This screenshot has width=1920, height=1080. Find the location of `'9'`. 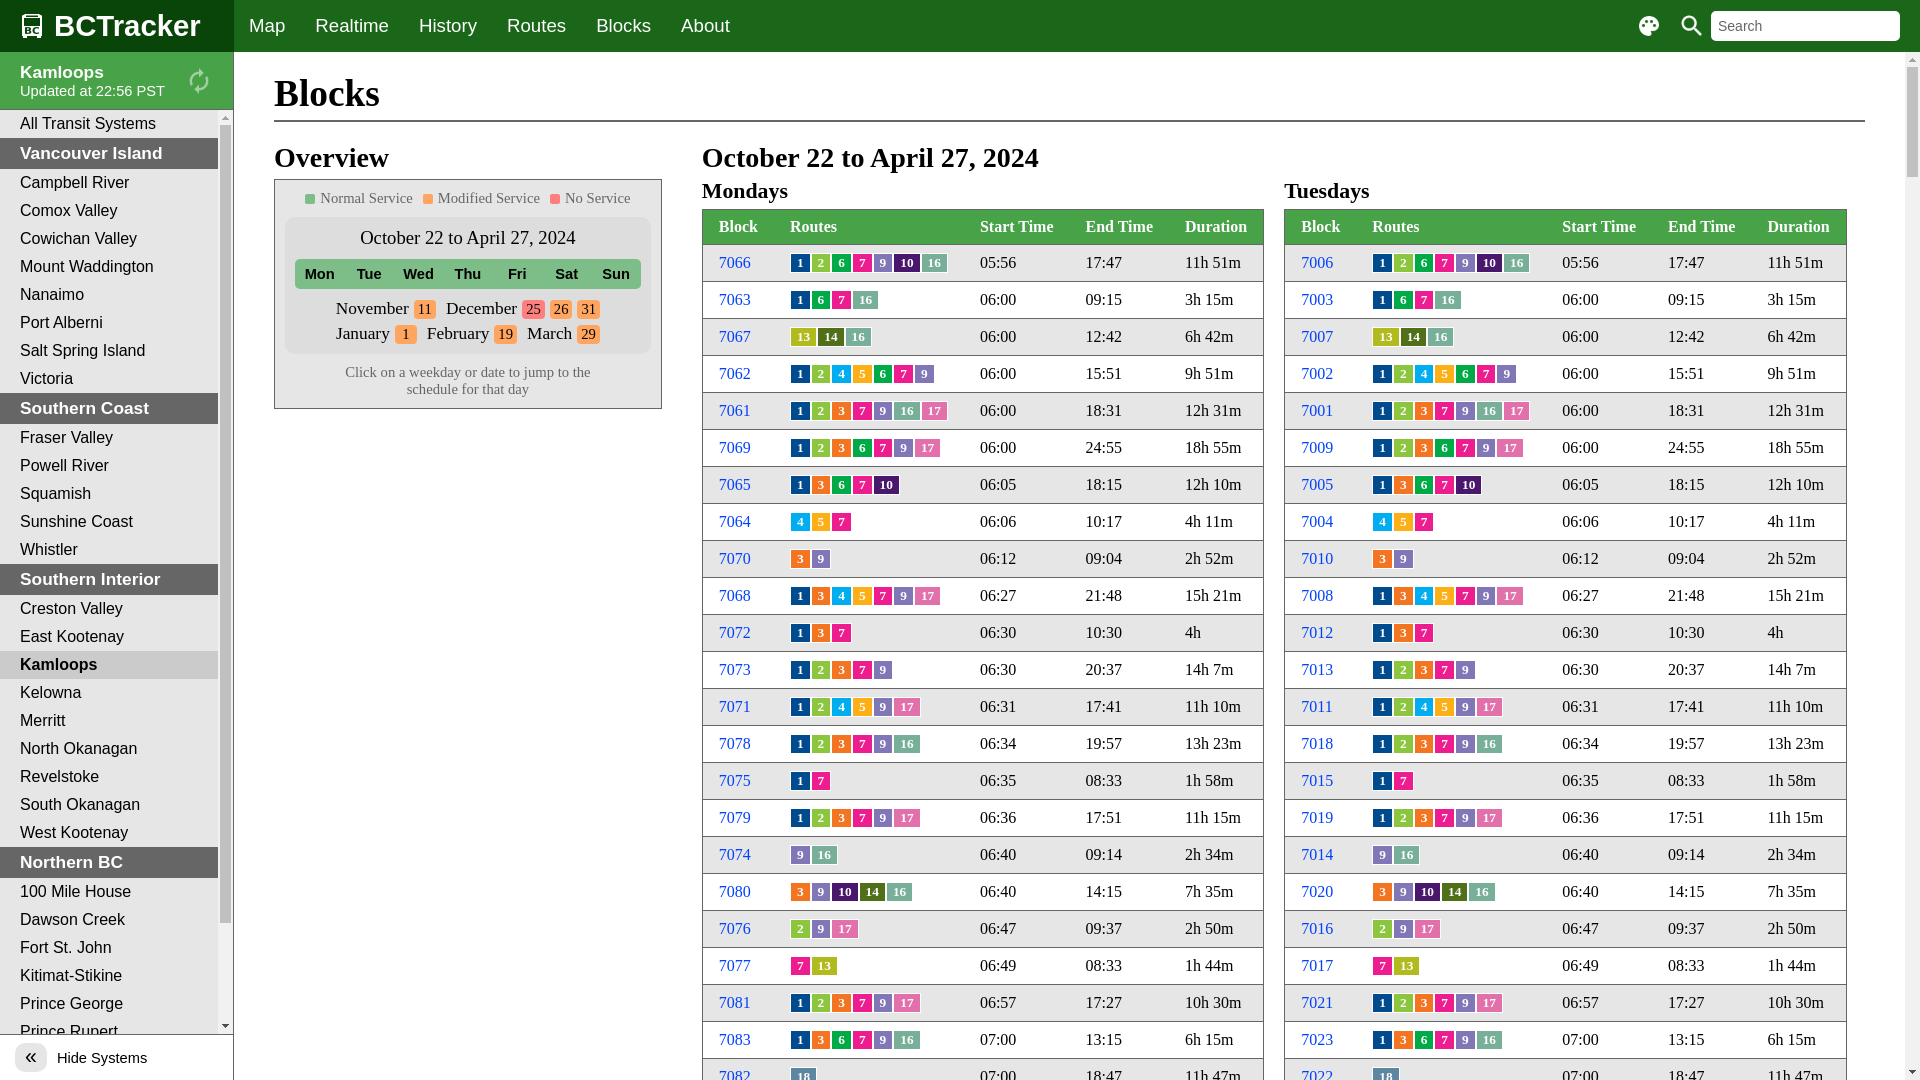

'9' is located at coordinates (882, 1039).